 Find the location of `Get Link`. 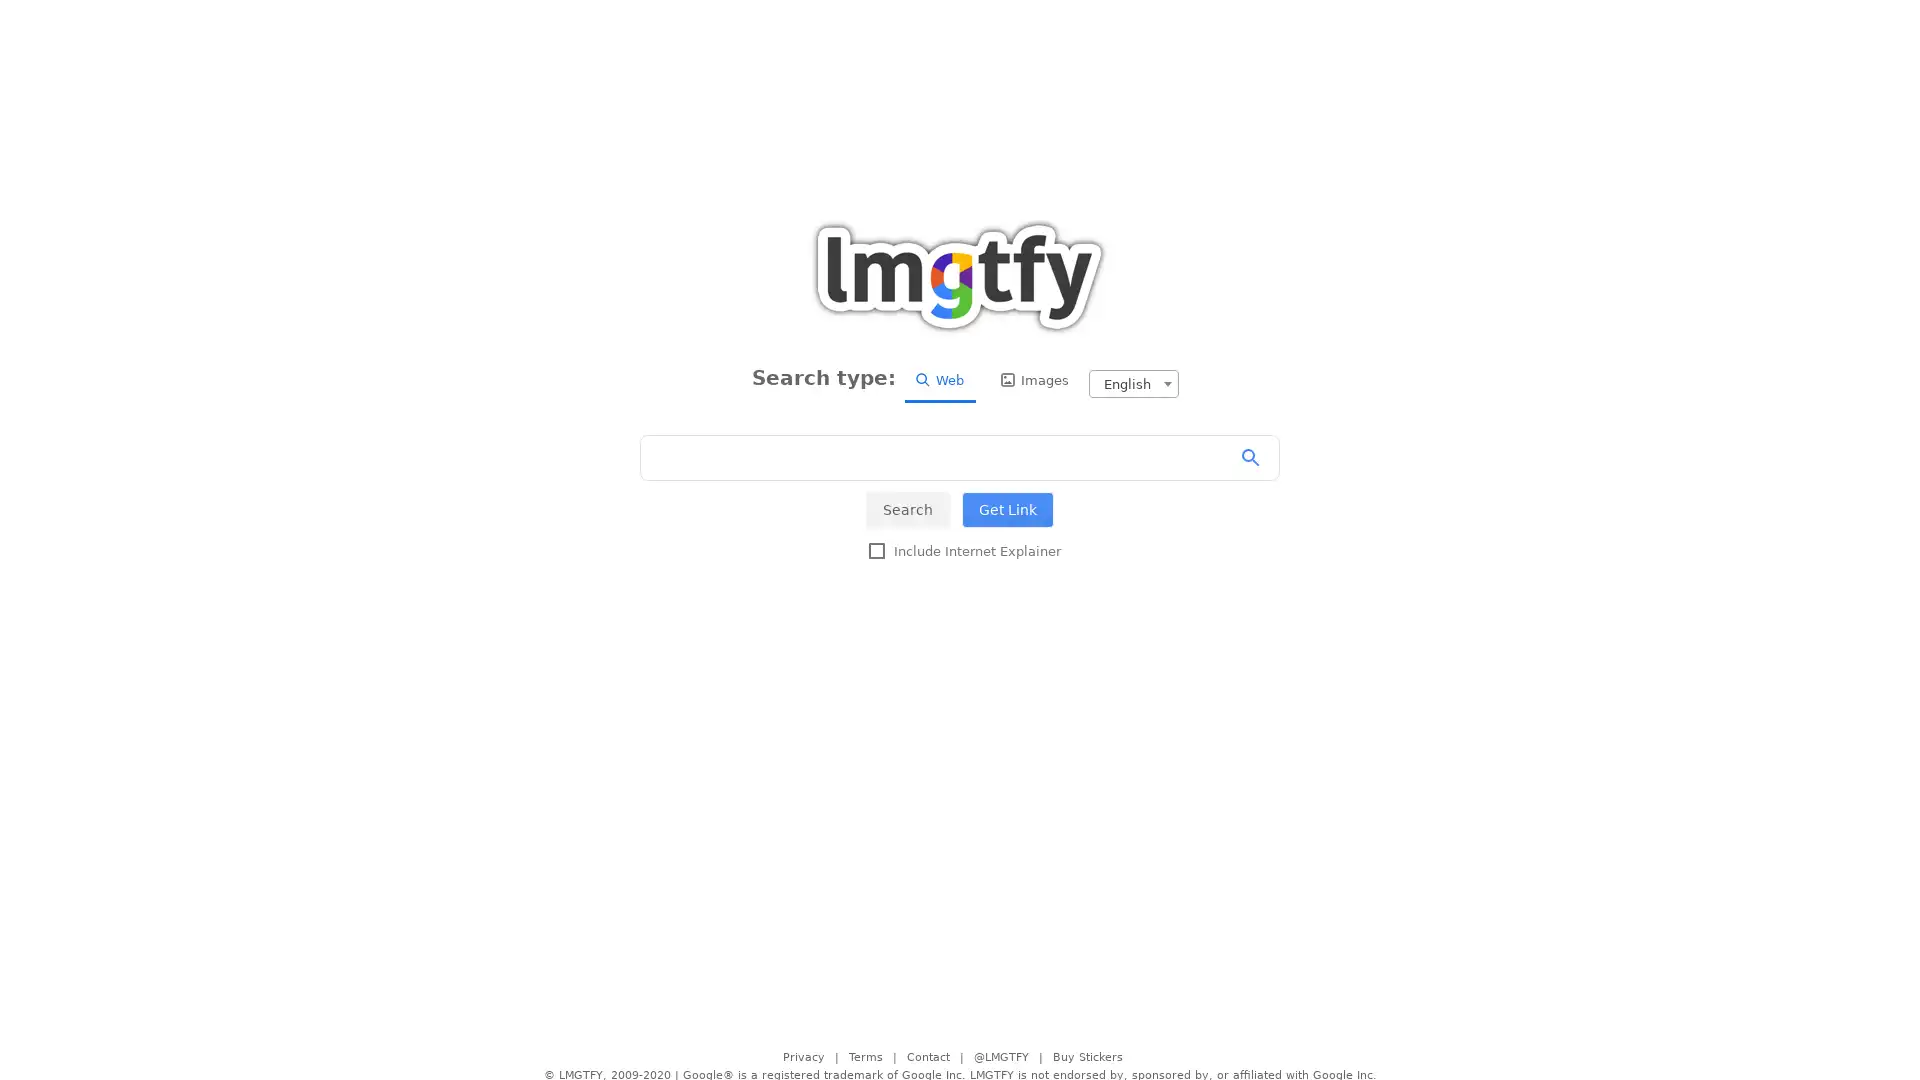

Get Link is located at coordinates (1008, 508).